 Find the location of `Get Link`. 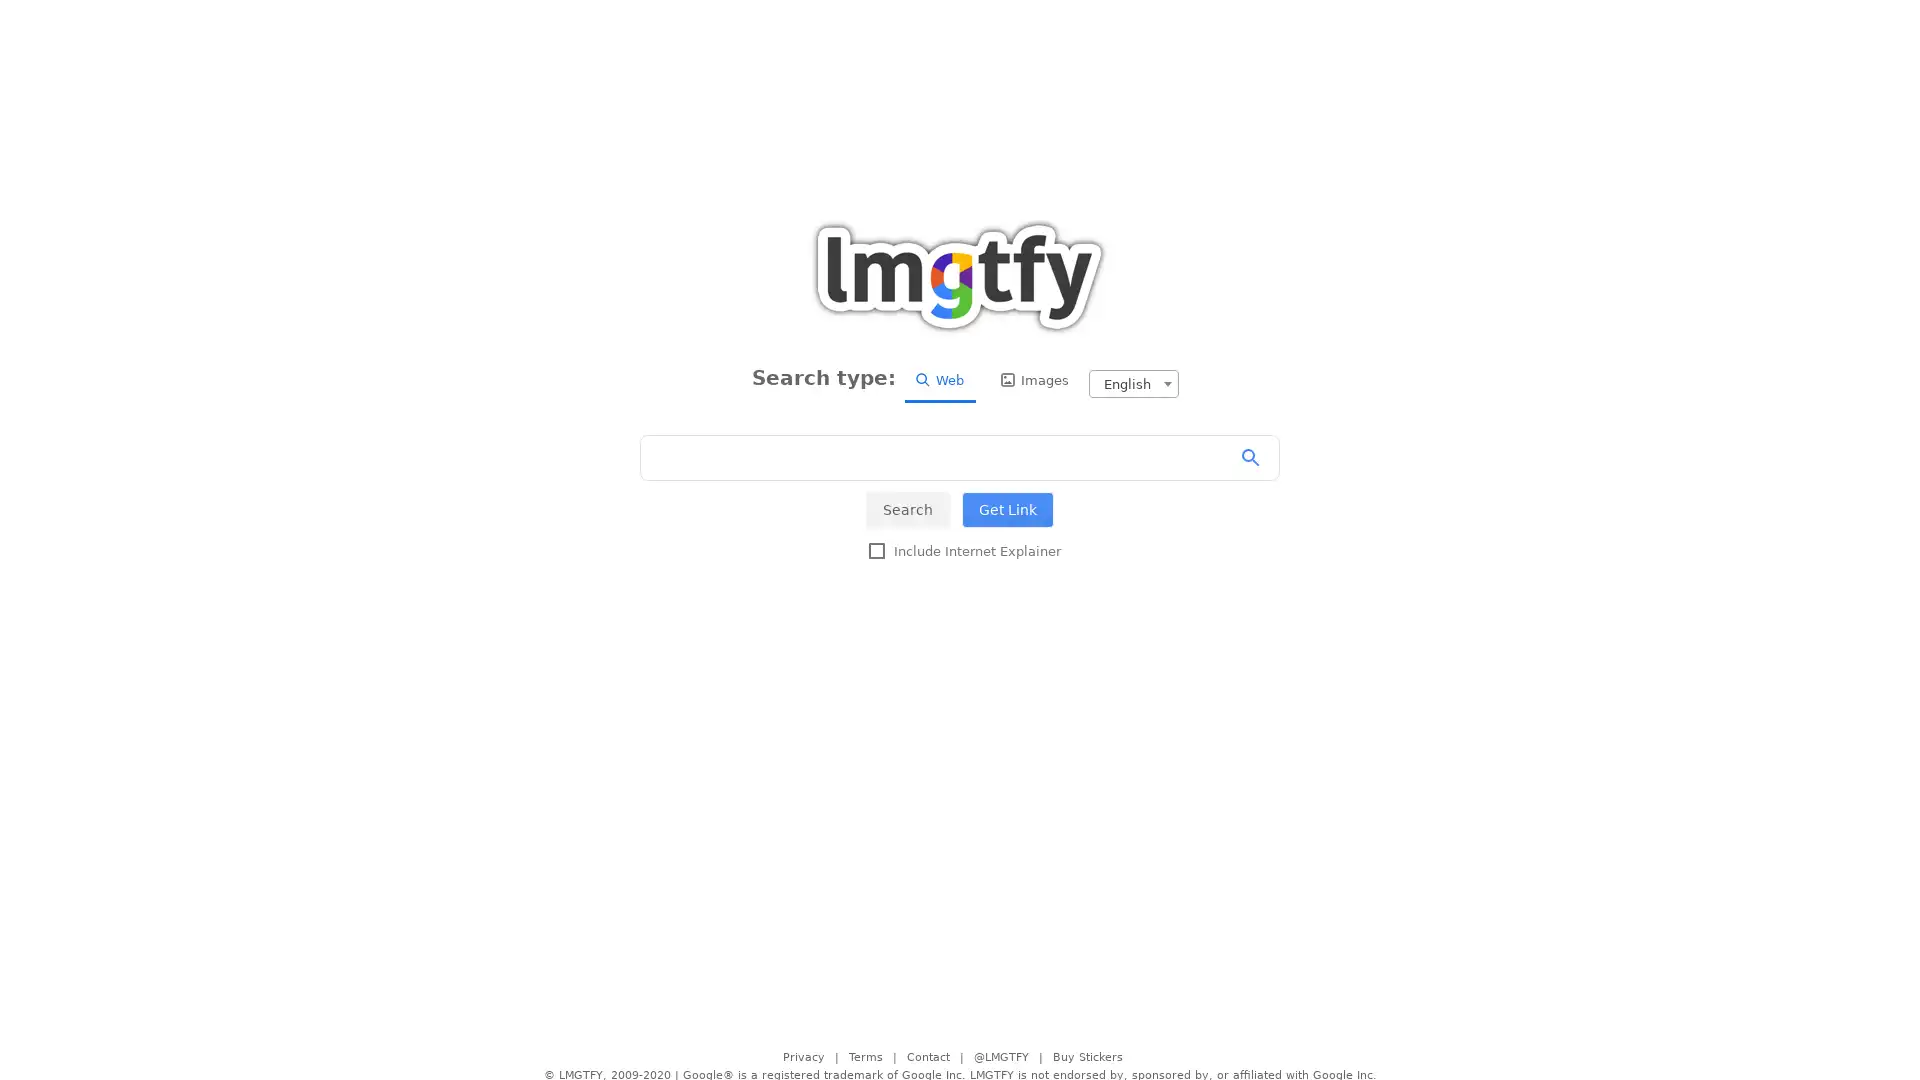

Get Link is located at coordinates (1008, 508).